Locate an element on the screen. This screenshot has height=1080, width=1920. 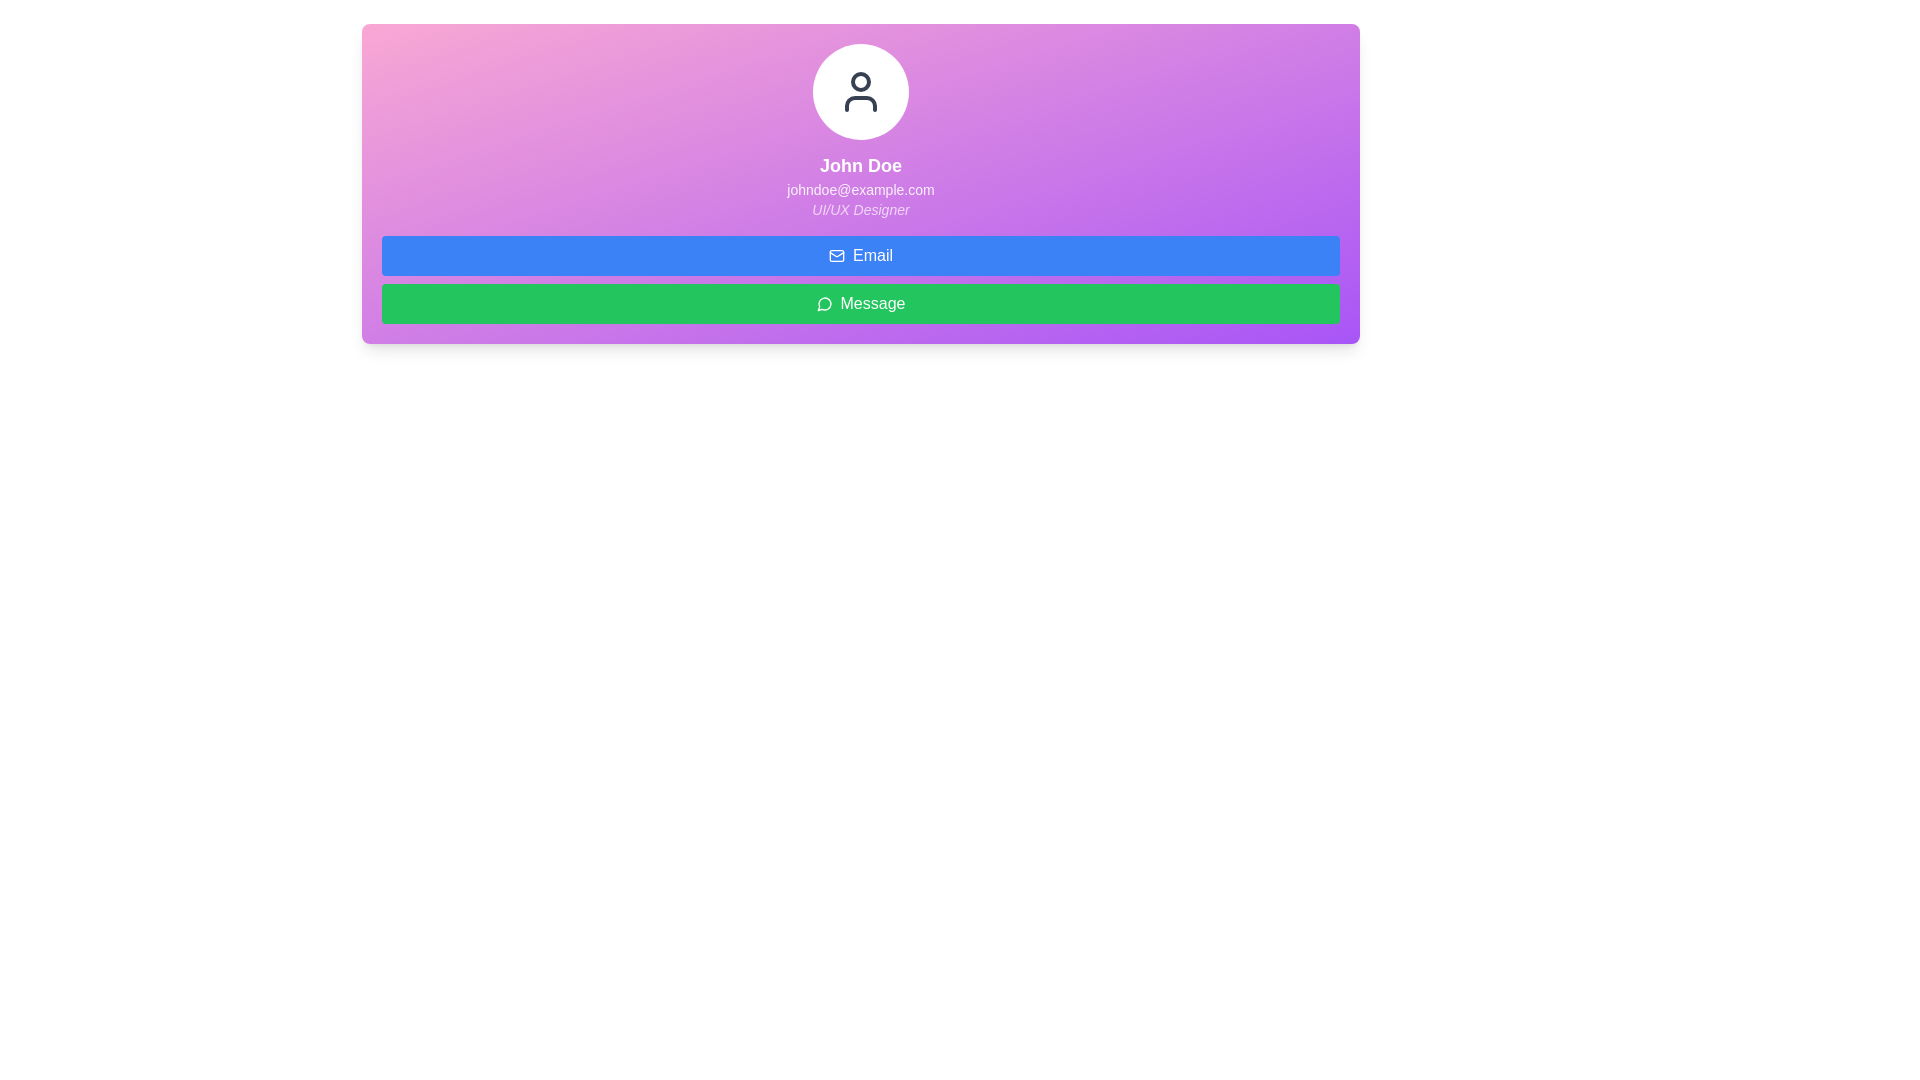
the blue 'Email' button with rounded corners located above the green 'Message' button is located at coordinates (860, 254).